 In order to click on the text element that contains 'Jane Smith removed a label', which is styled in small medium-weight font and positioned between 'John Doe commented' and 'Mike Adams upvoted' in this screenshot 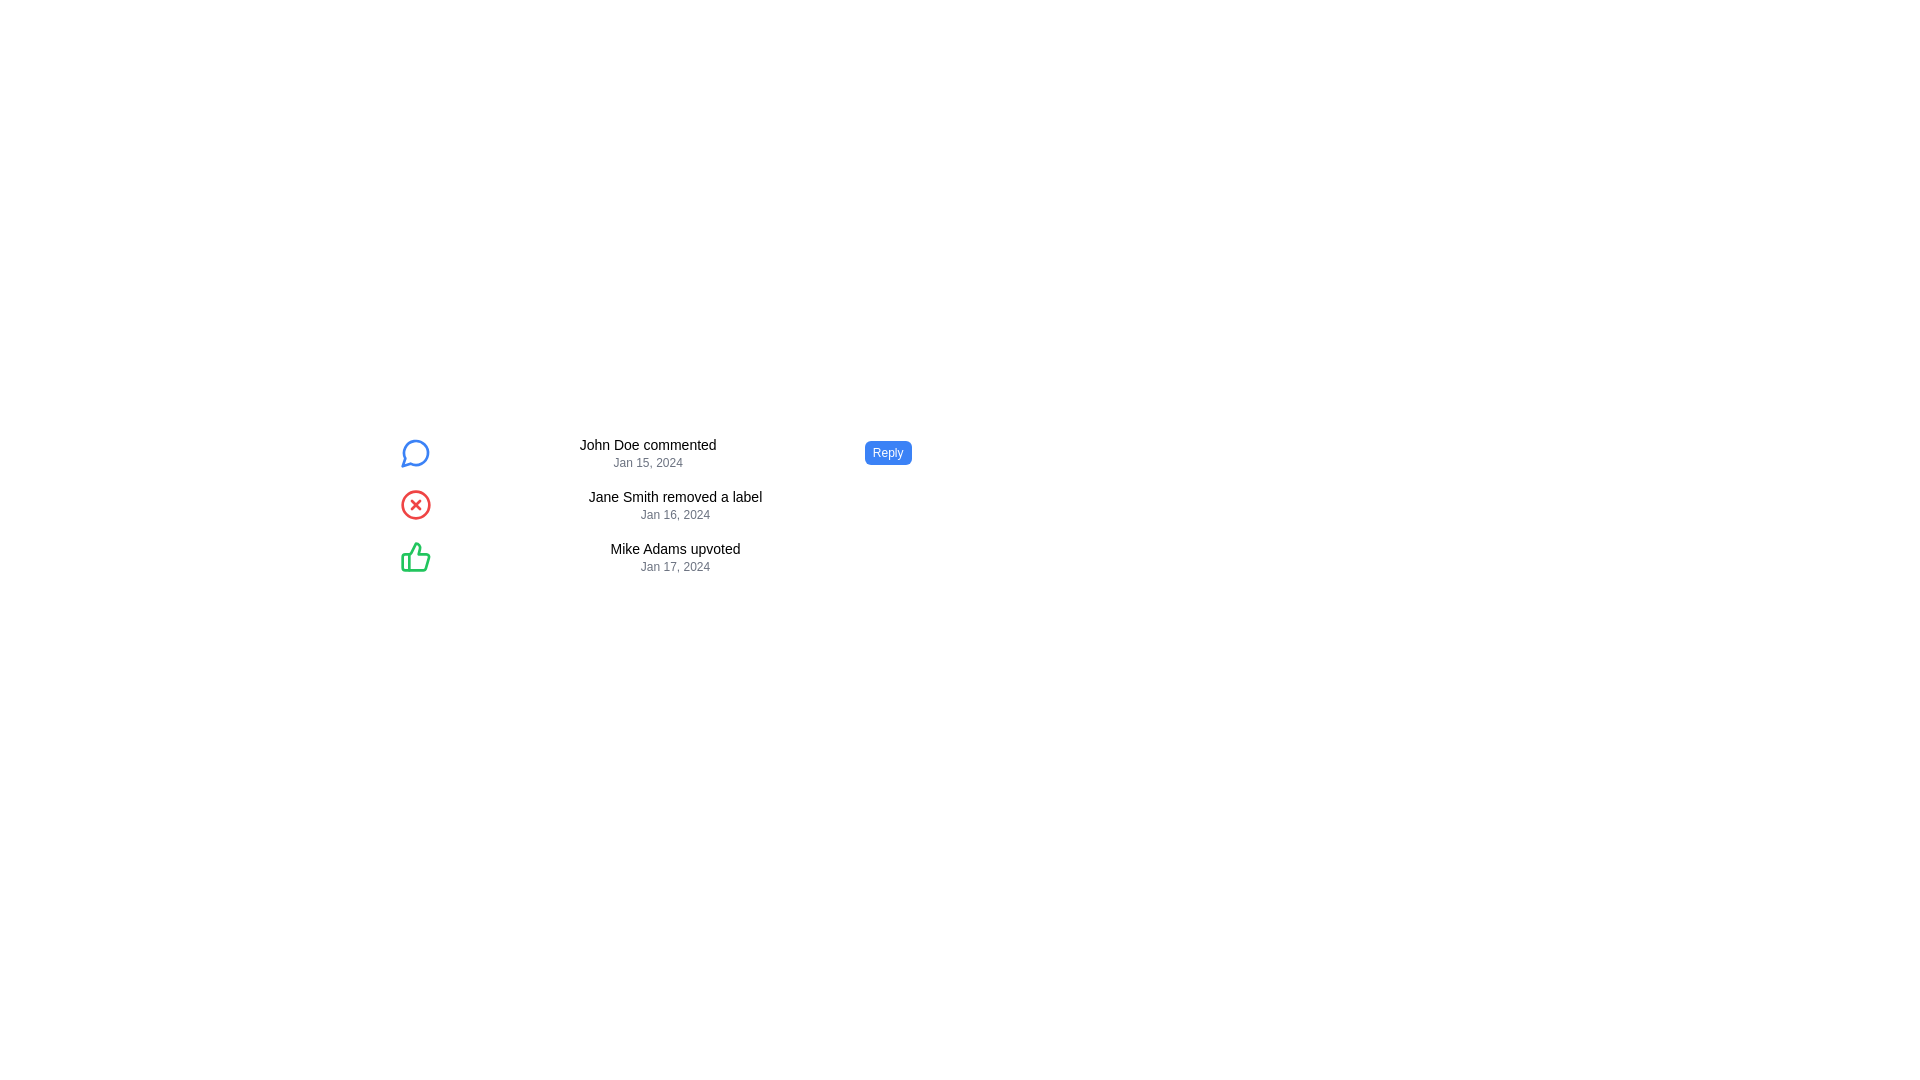, I will do `click(675, 496)`.